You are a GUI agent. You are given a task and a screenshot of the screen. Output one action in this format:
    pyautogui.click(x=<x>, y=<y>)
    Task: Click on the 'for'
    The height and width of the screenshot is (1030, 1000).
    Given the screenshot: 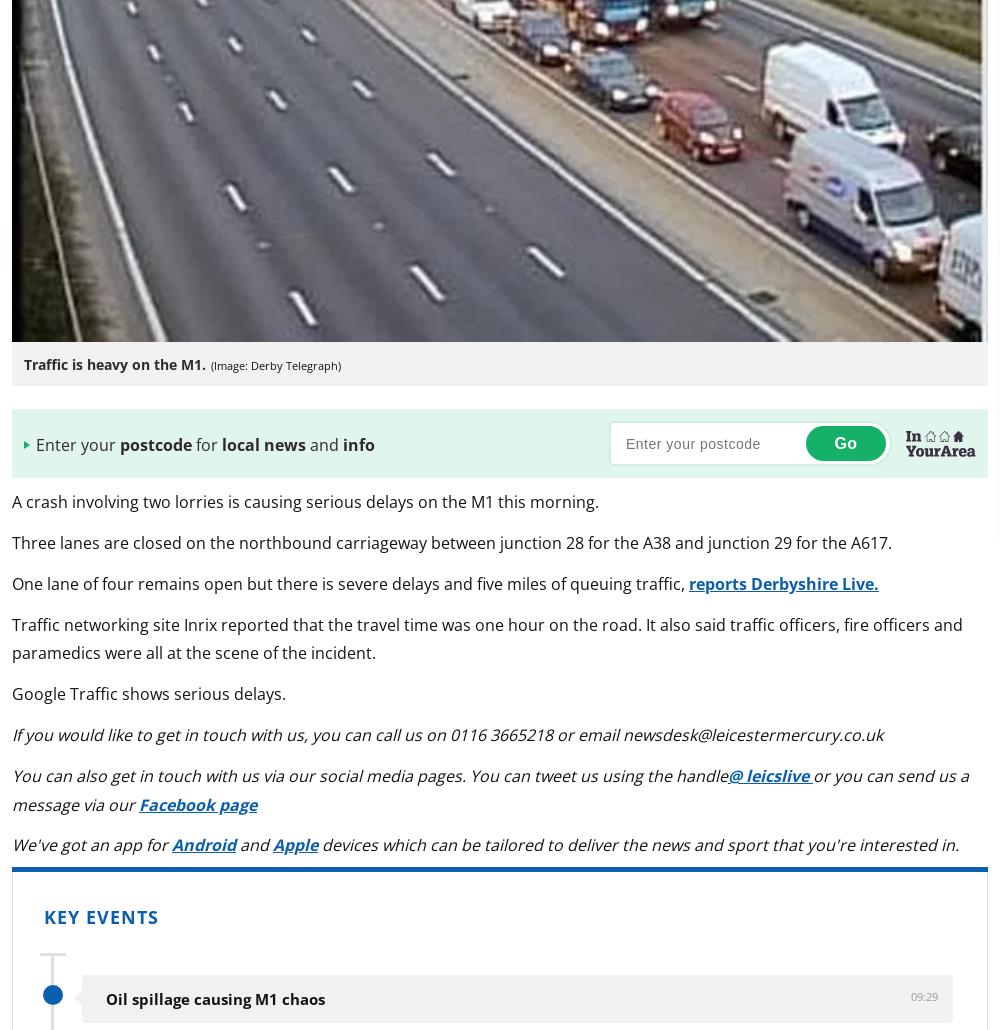 What is the action you would take?
    pyautogui.click(x=206, y=443)
    